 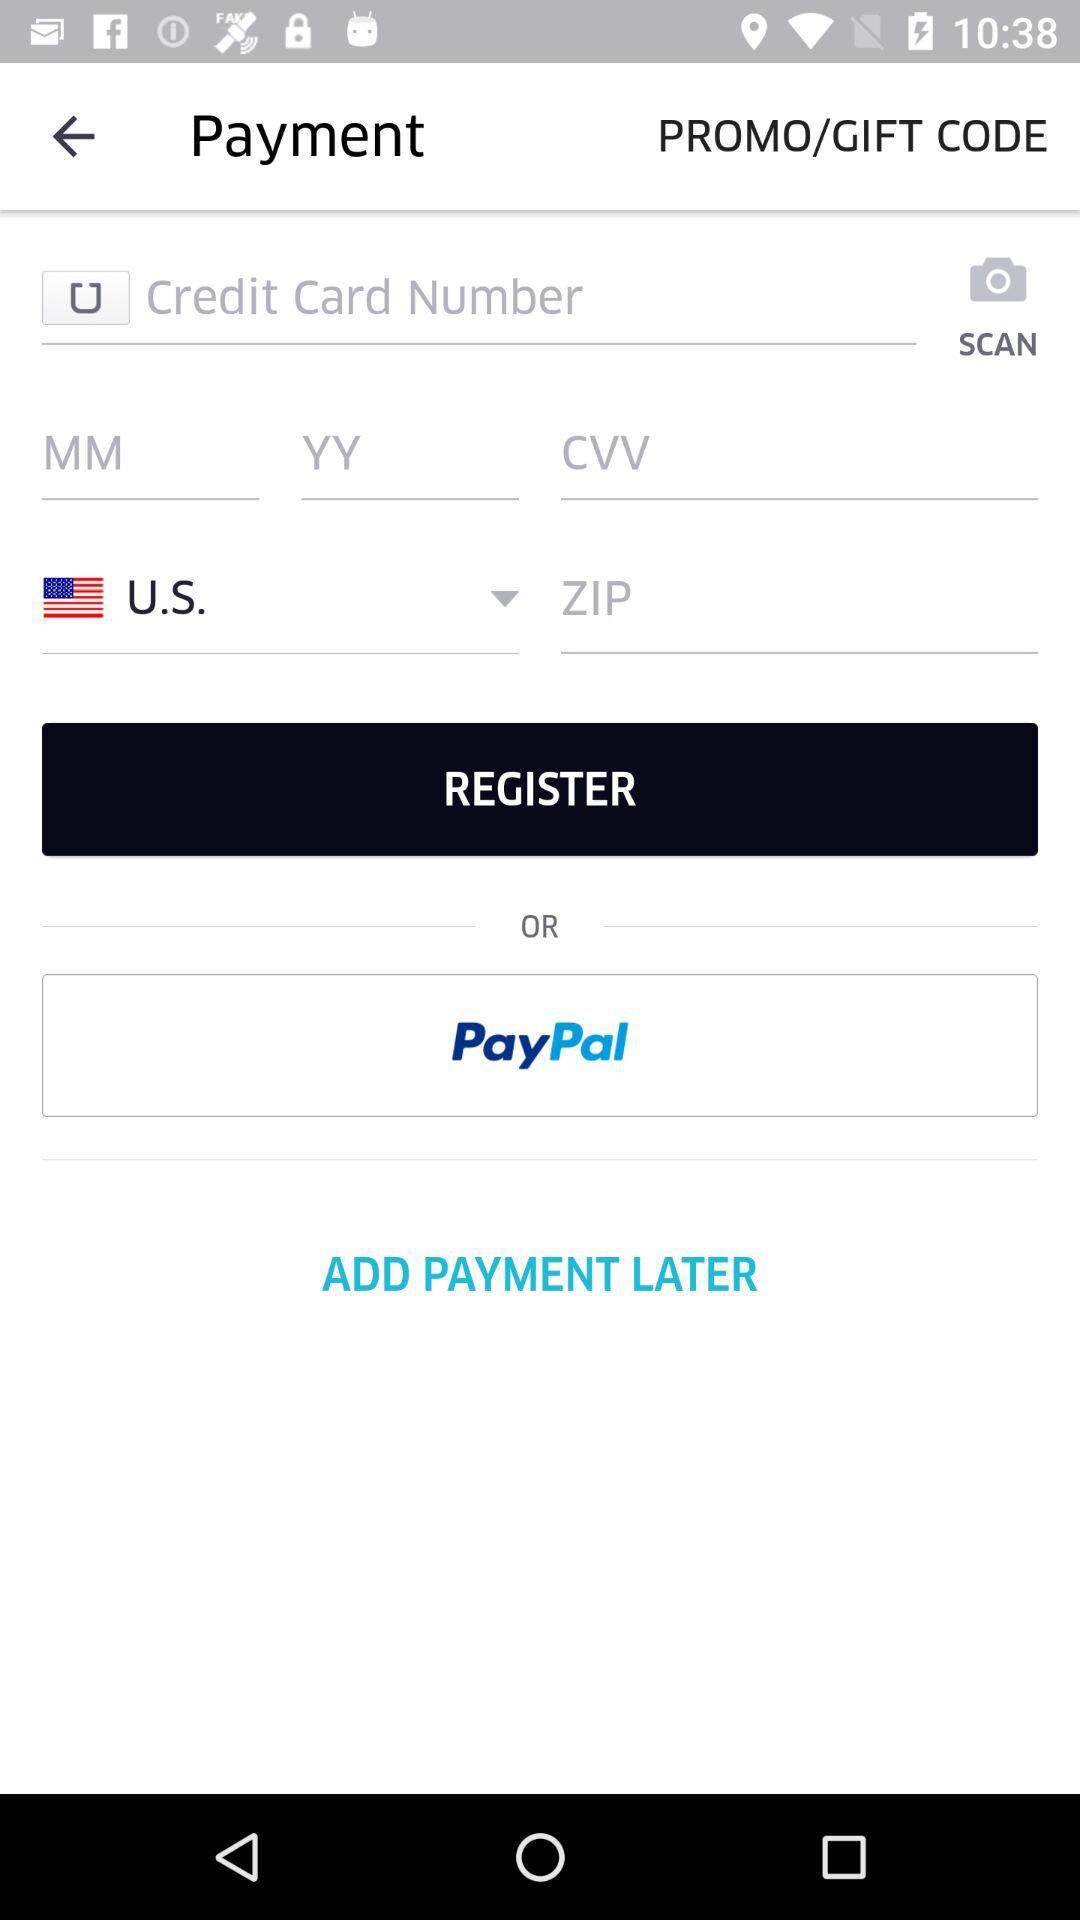 What do you see at coordinates (149, 451) in the screenshot?
I see `month` at bounding box center [149, 451].